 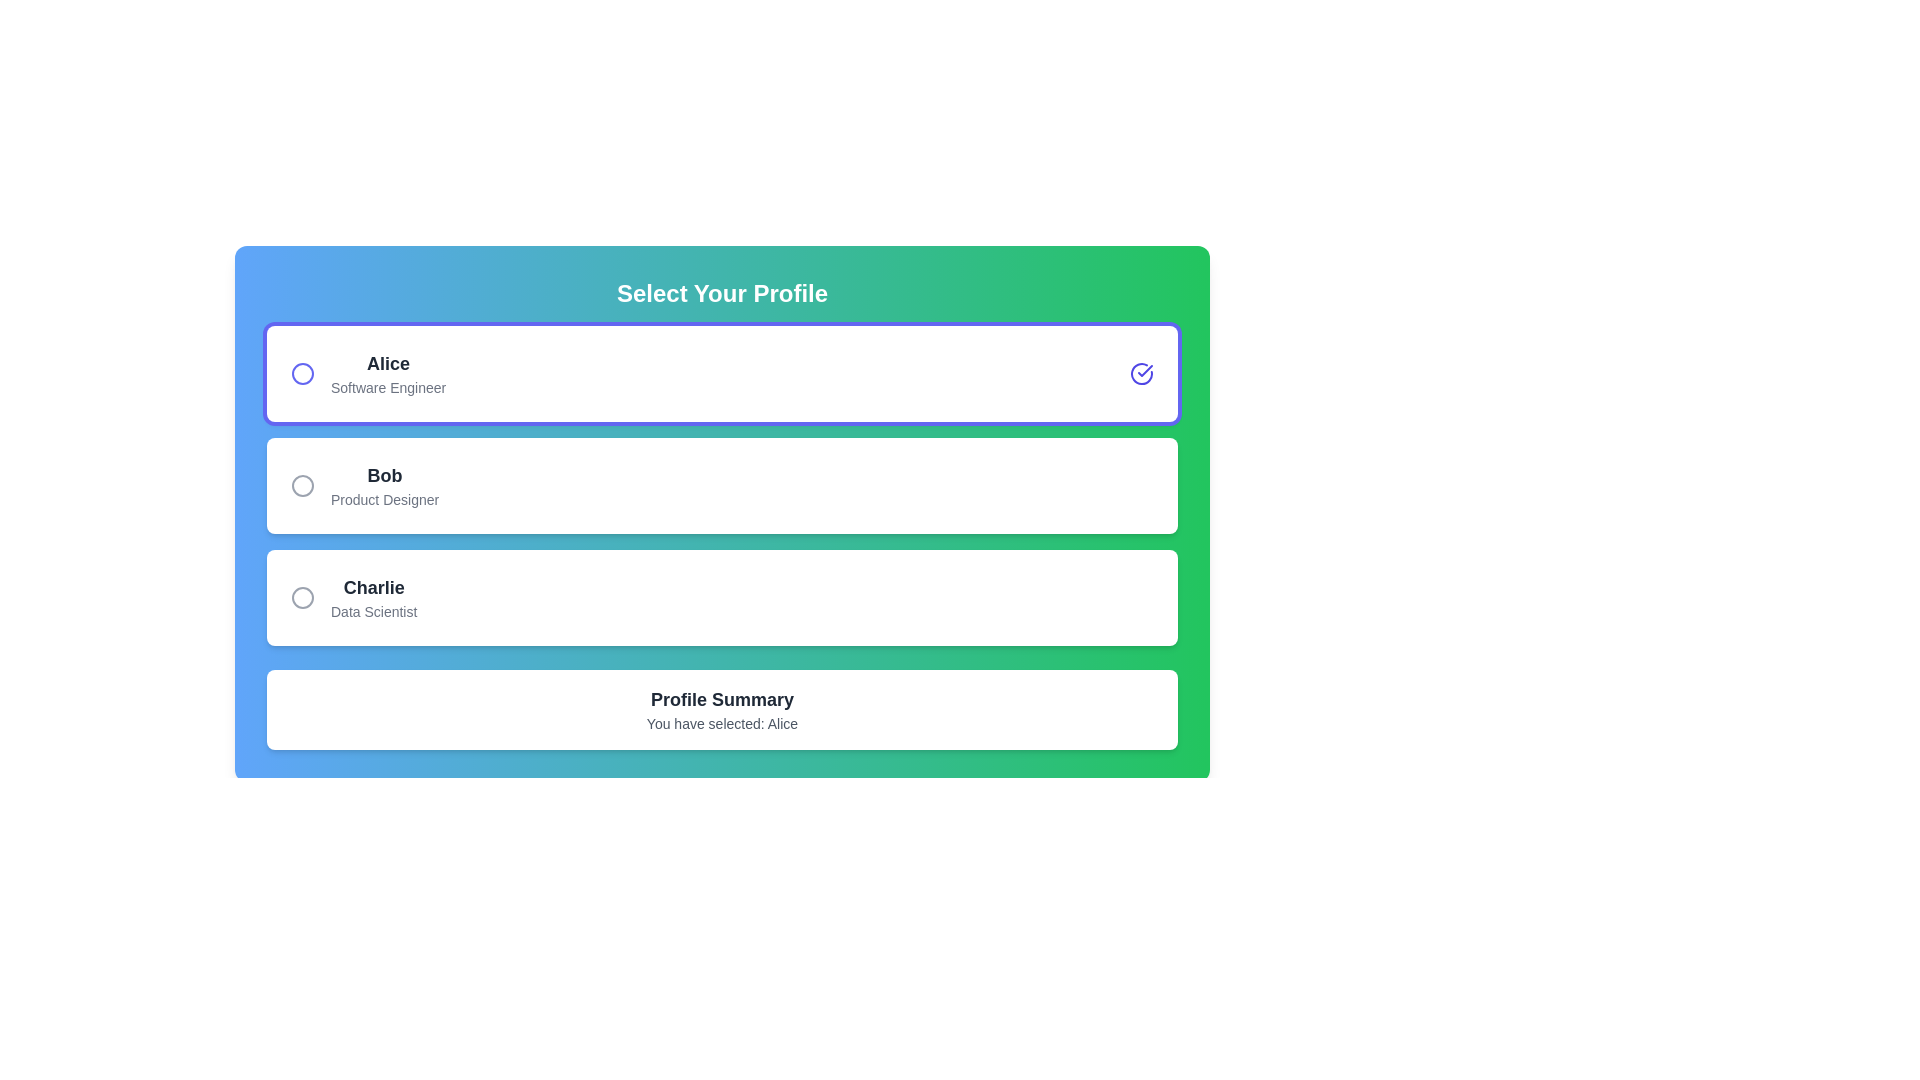 What do you see at coordinates (301, 486) in the screenshot?
I see `the radio button` at bounding box center [301, 486].